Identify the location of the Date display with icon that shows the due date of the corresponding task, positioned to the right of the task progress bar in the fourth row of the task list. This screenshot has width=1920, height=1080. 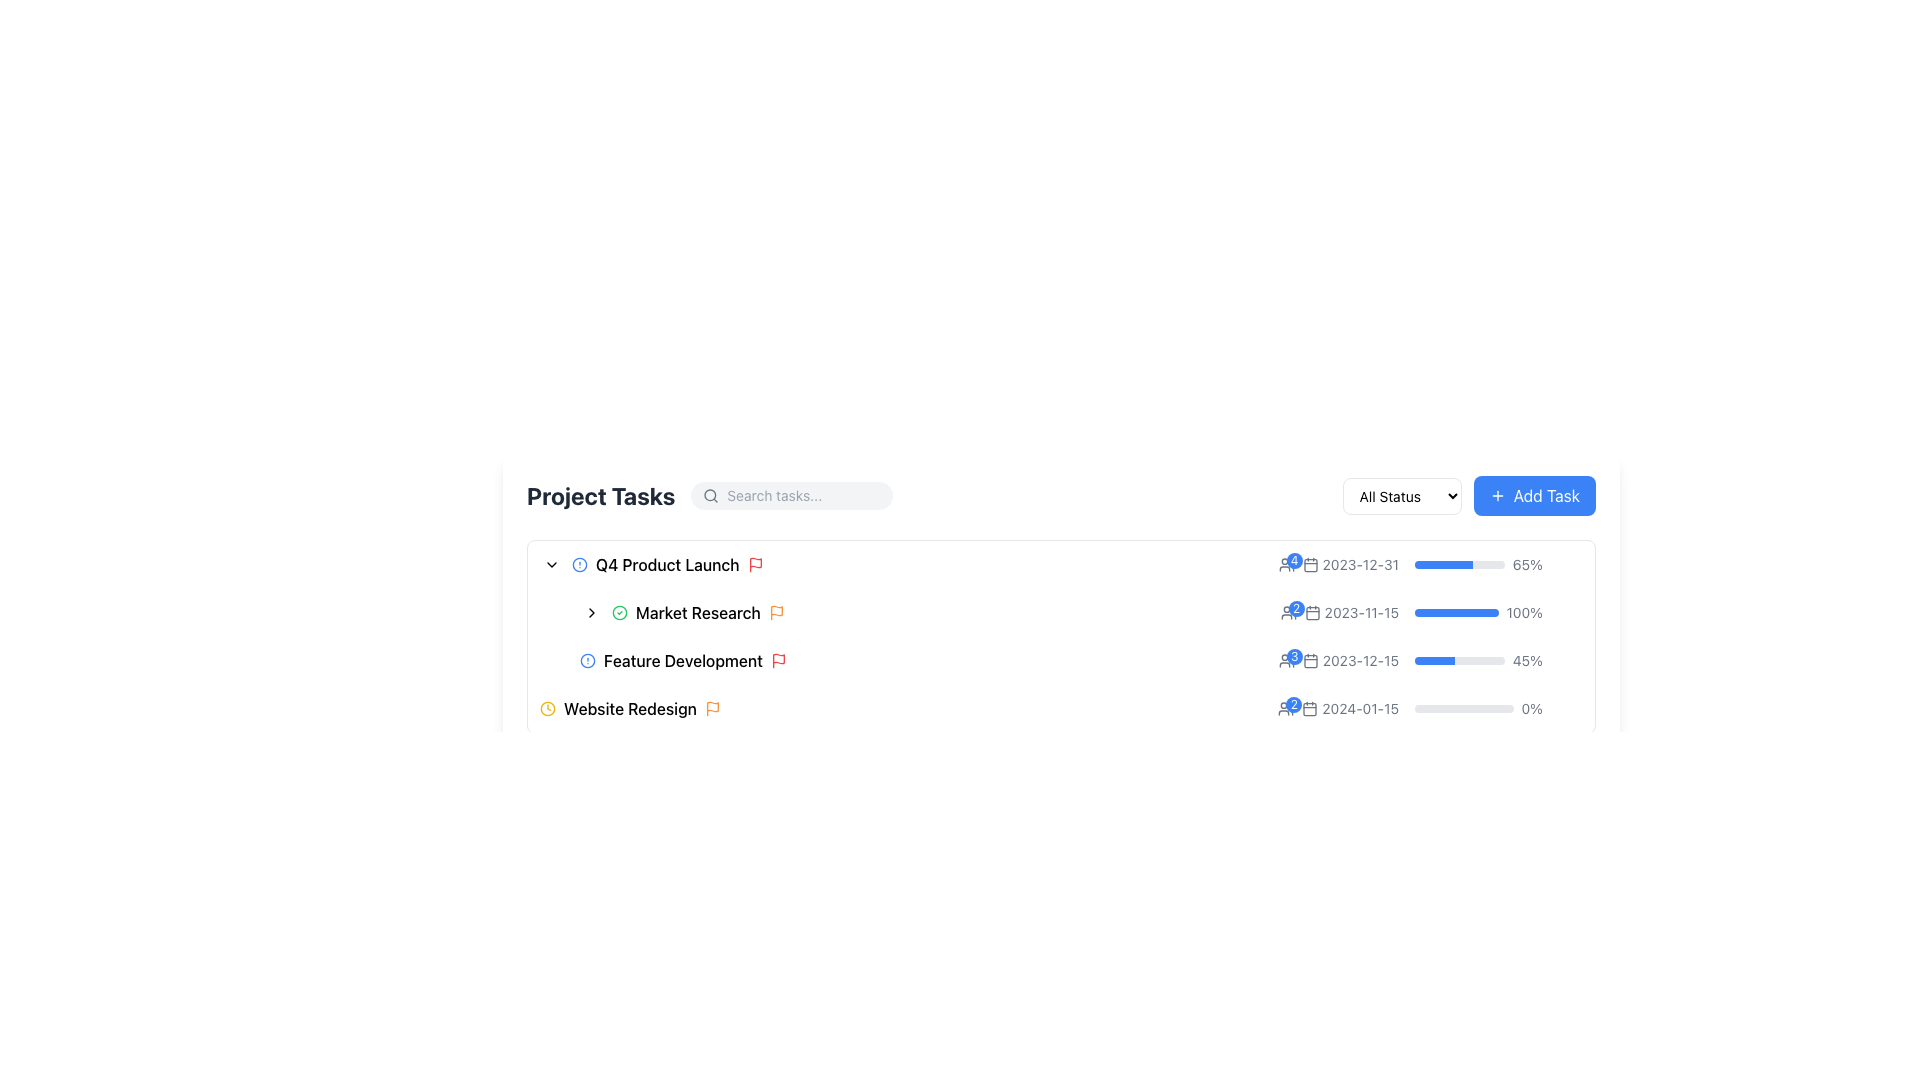
(1350, 708).